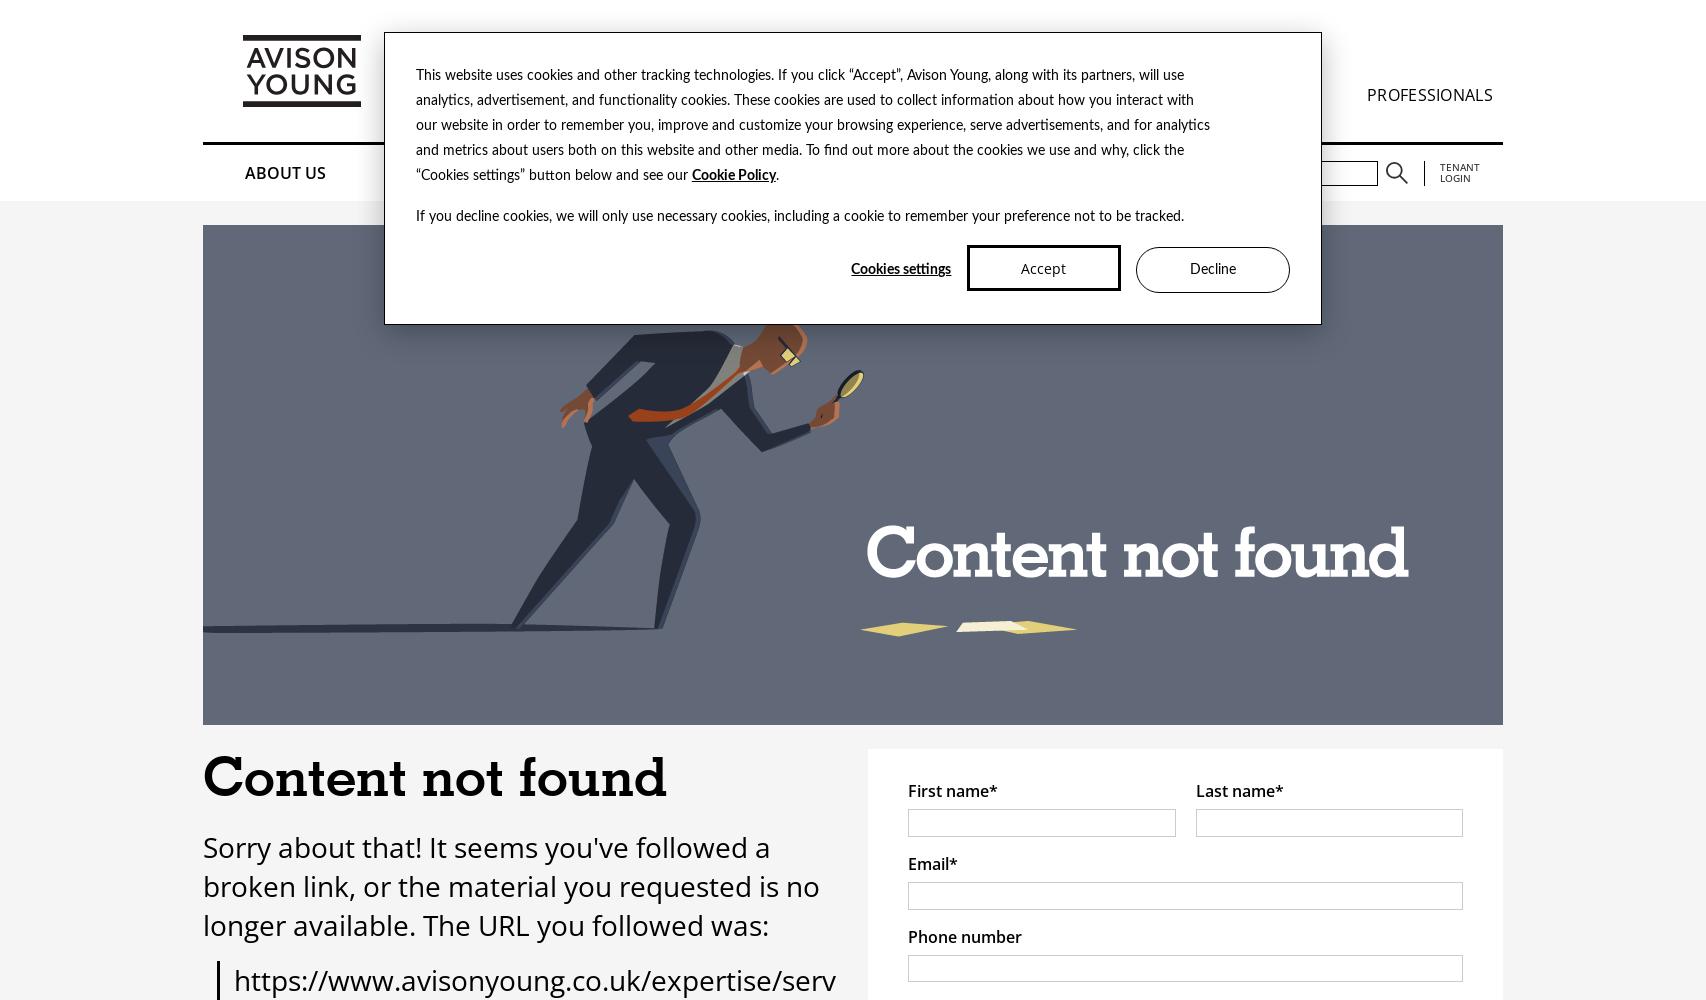 This screenshot has width=1706, height=1000. What do you see at coordinates (510, 885) in the screenshot?
I see `'Sorry about that! It seems you've followed a broken link, or the material you requested is no longer available. The URL you followed was:'` at bounding box center [510, 885].